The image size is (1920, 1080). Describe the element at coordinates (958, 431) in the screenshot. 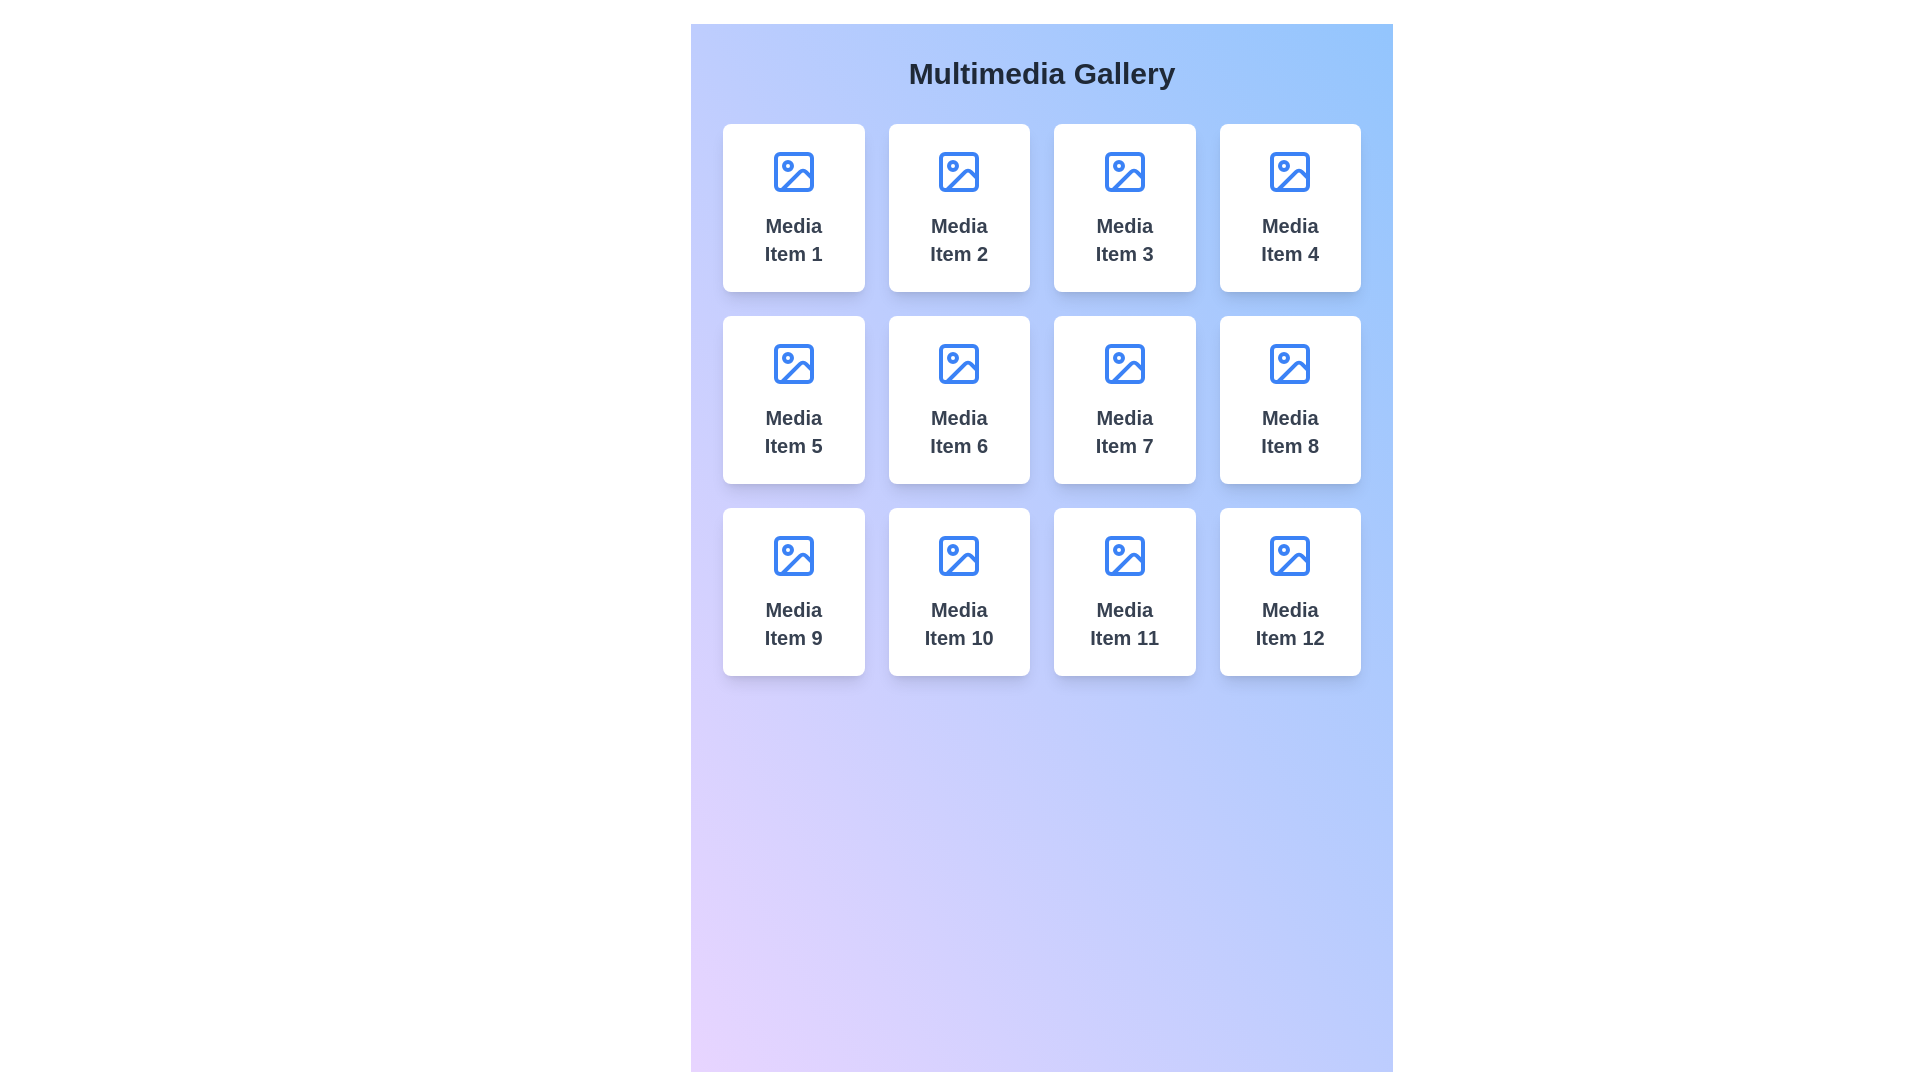

I see `text label 'Media Item 6' located in the third row and second column of the grid layout, positioned below the blue image icon` at that location.